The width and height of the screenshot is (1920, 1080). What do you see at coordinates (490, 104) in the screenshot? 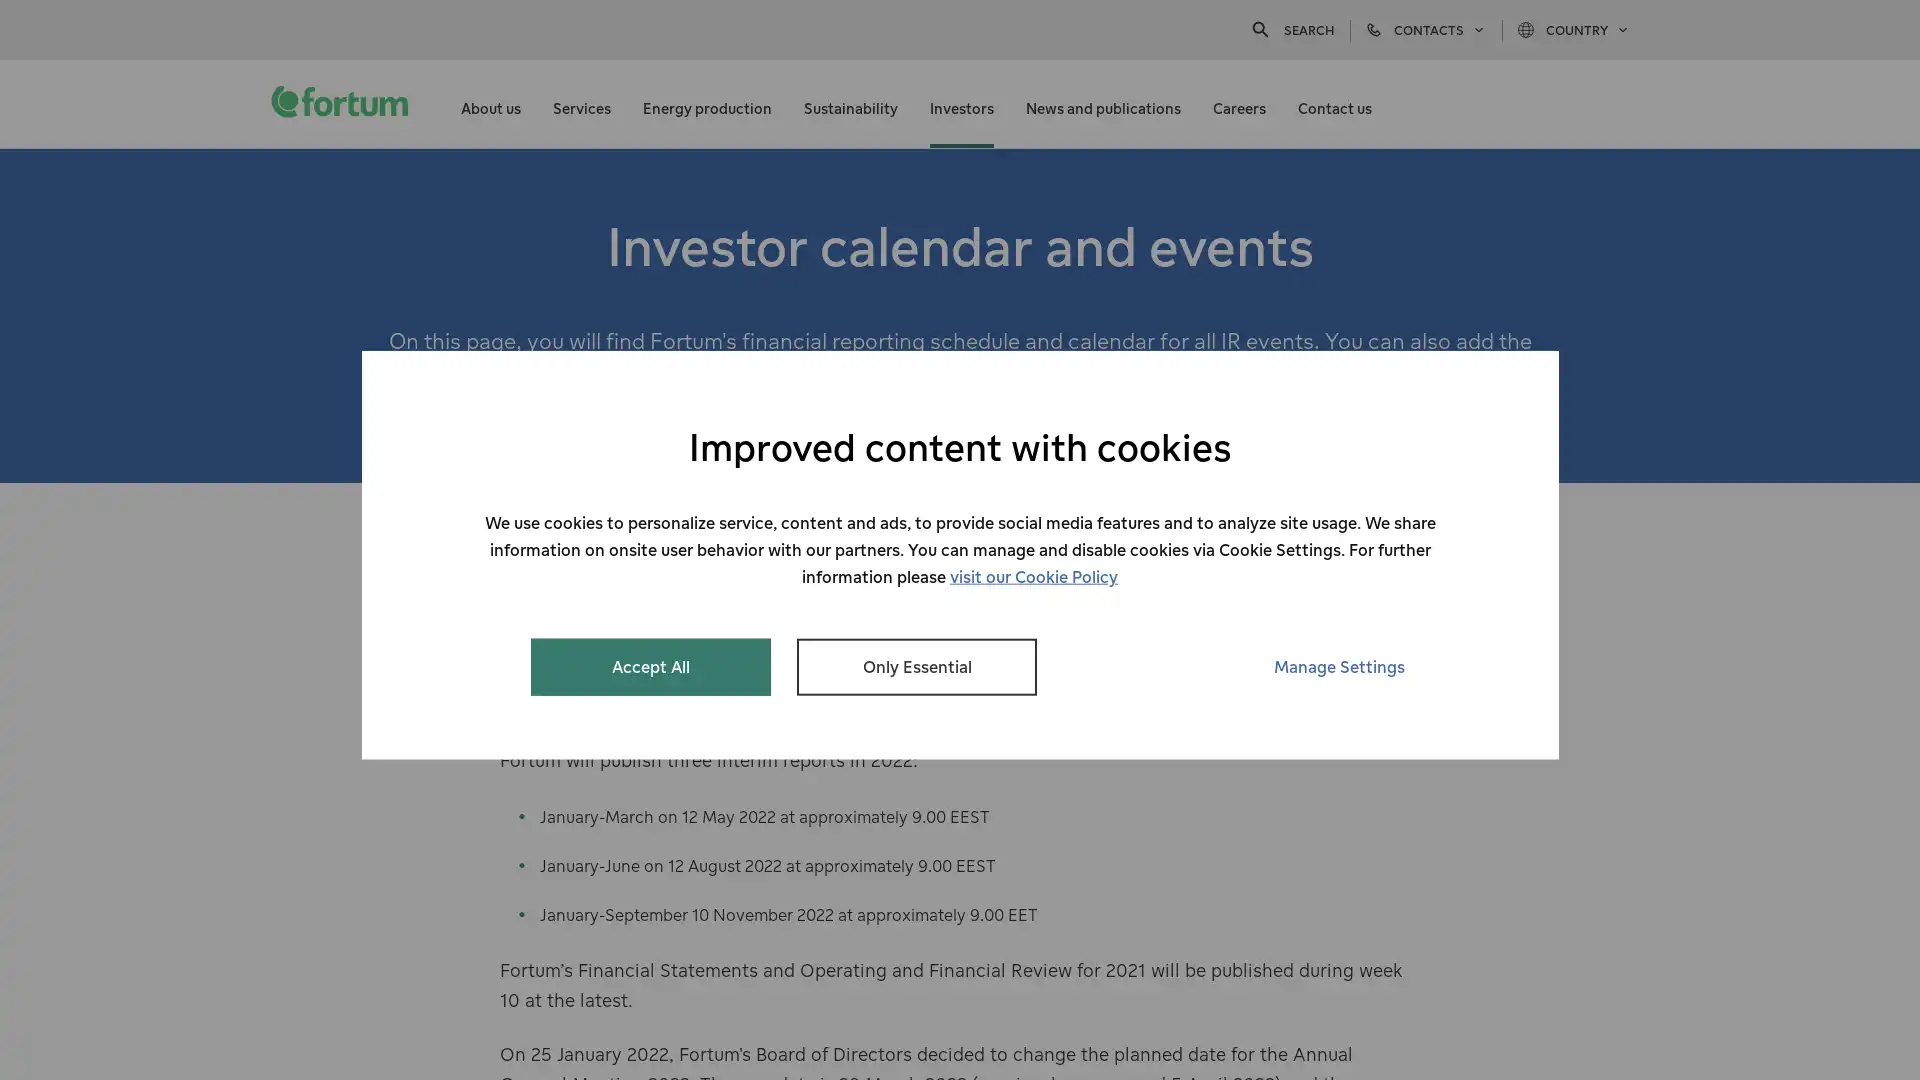
I see `About us` at bounding box center [490, 104].